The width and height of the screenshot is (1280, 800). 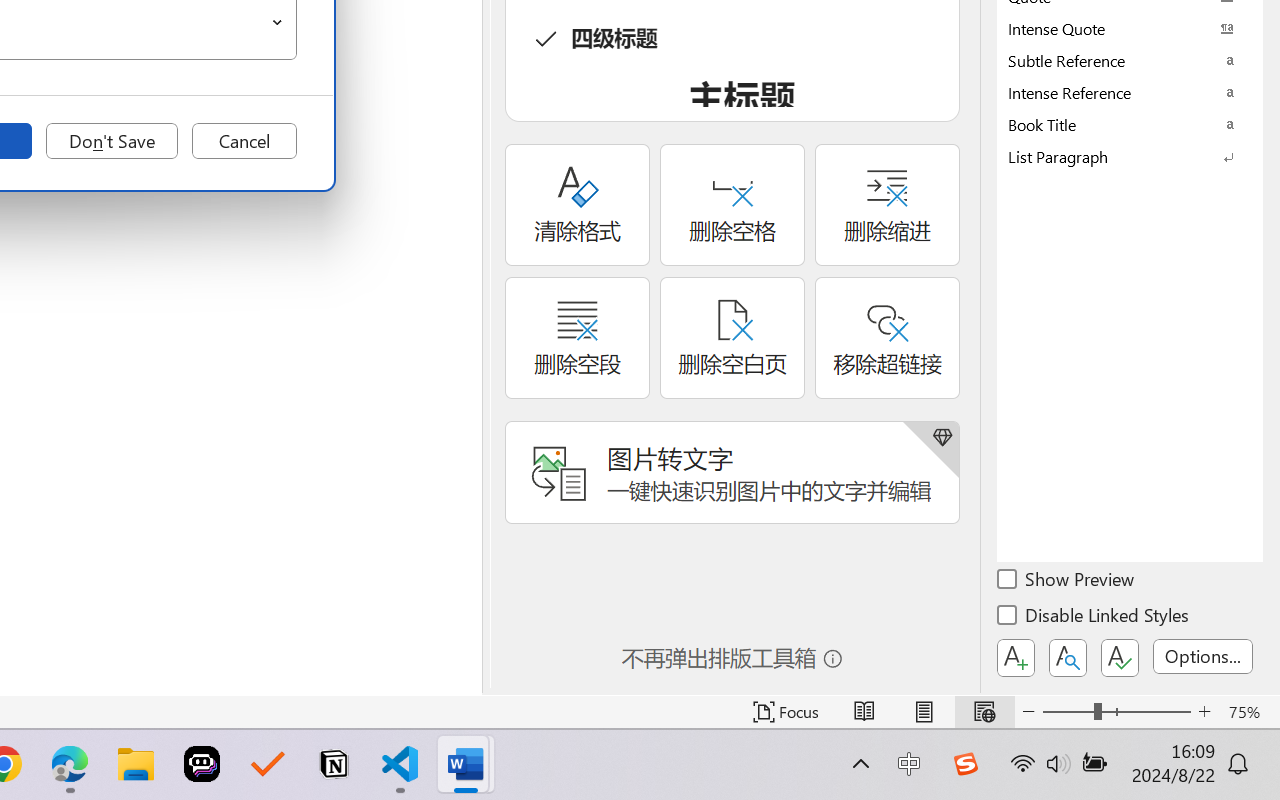 What do you see at coordinates (923, 711) in the screenshot?
I see `'Print Layout'` at bounding box center [923, 711].